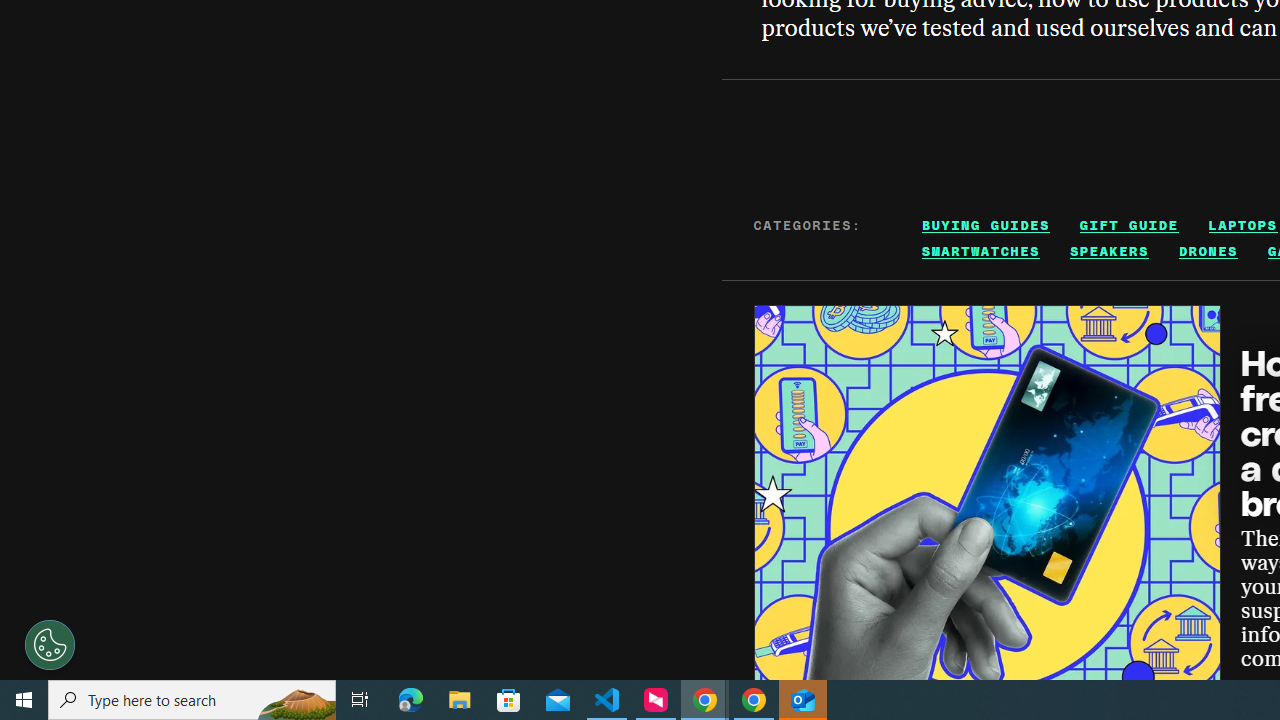  Describe the element at coordinates (1207, 250) in the screenshot. I see `'DRONES'` at that location.